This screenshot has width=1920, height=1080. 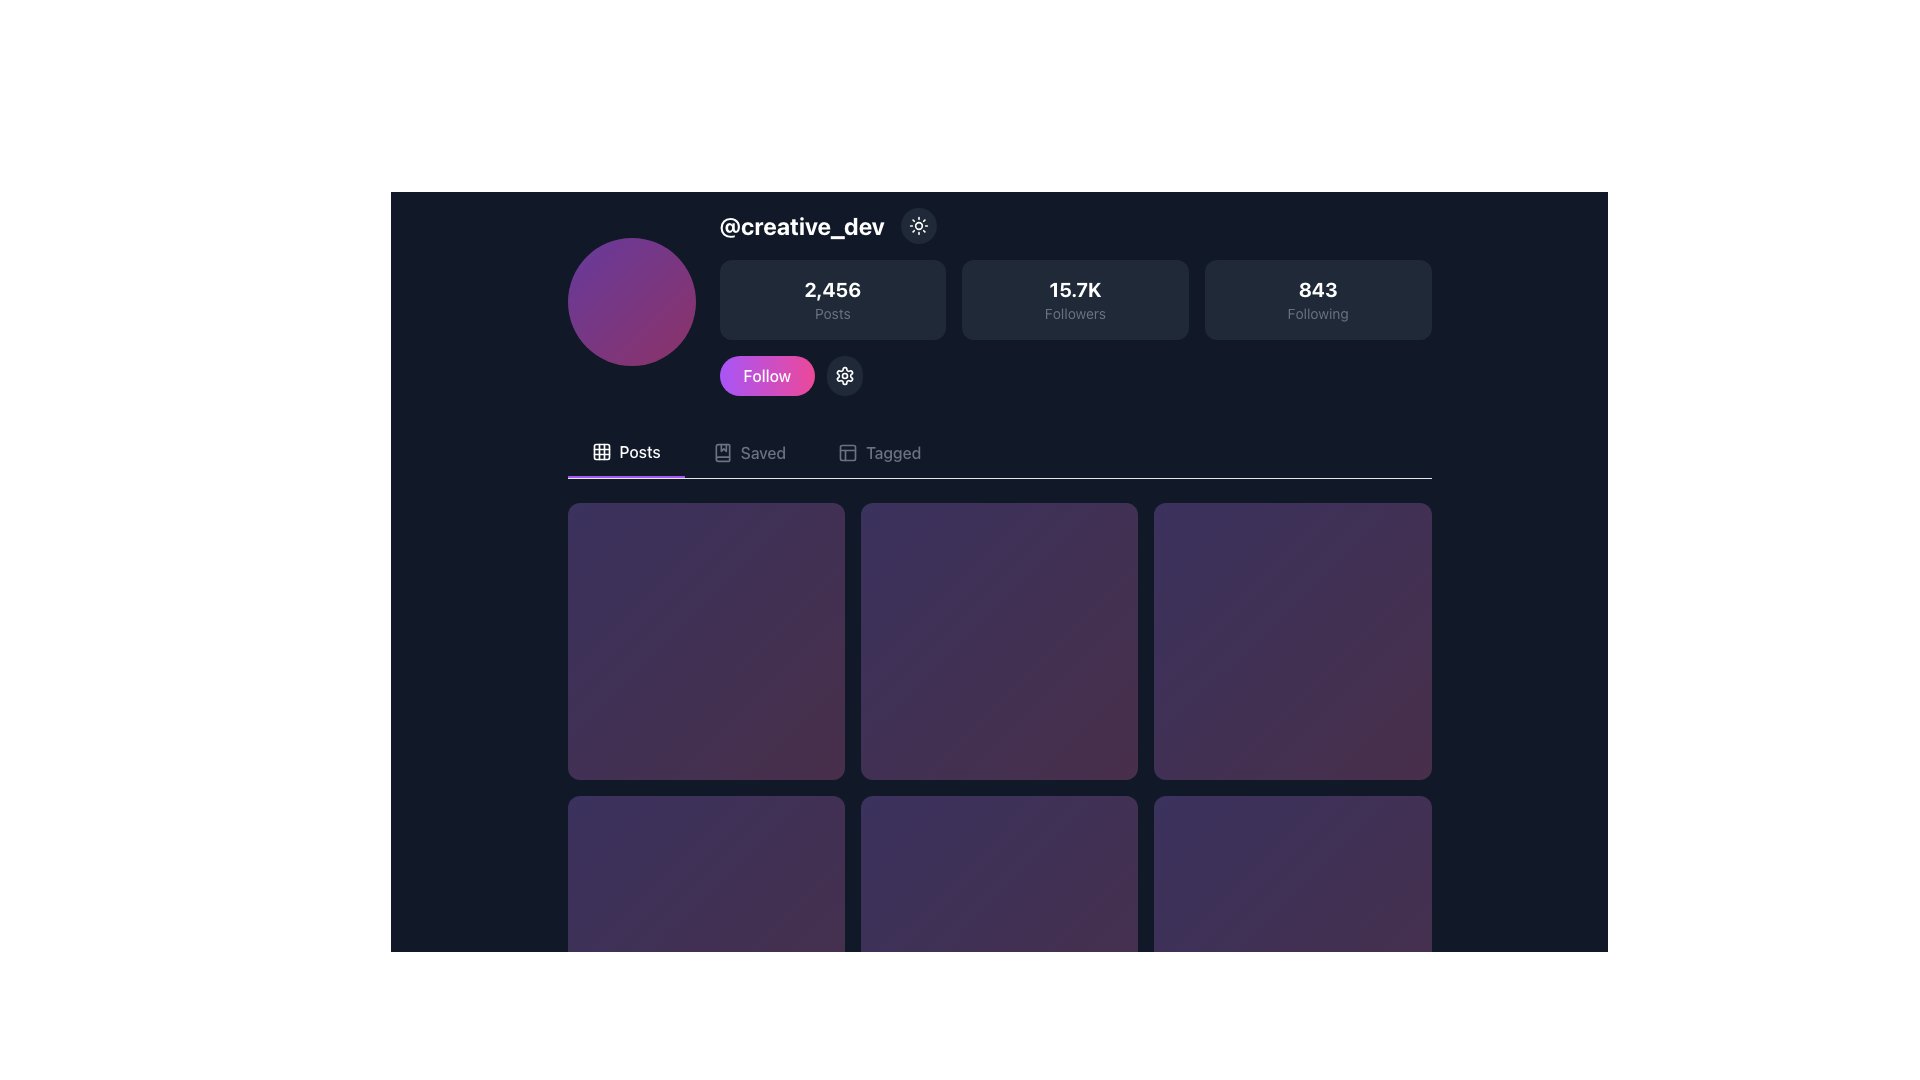 What do you see at coordinates (1074, 289) in the screenshot?
I see `text displayed in the bold font '15.7K' located in the center of a rounded rectangular card with a dark gray background, positioned between '2,456 Posts' and '843 Following' cards in the profile summary section` at bounding box center [1074, 289].